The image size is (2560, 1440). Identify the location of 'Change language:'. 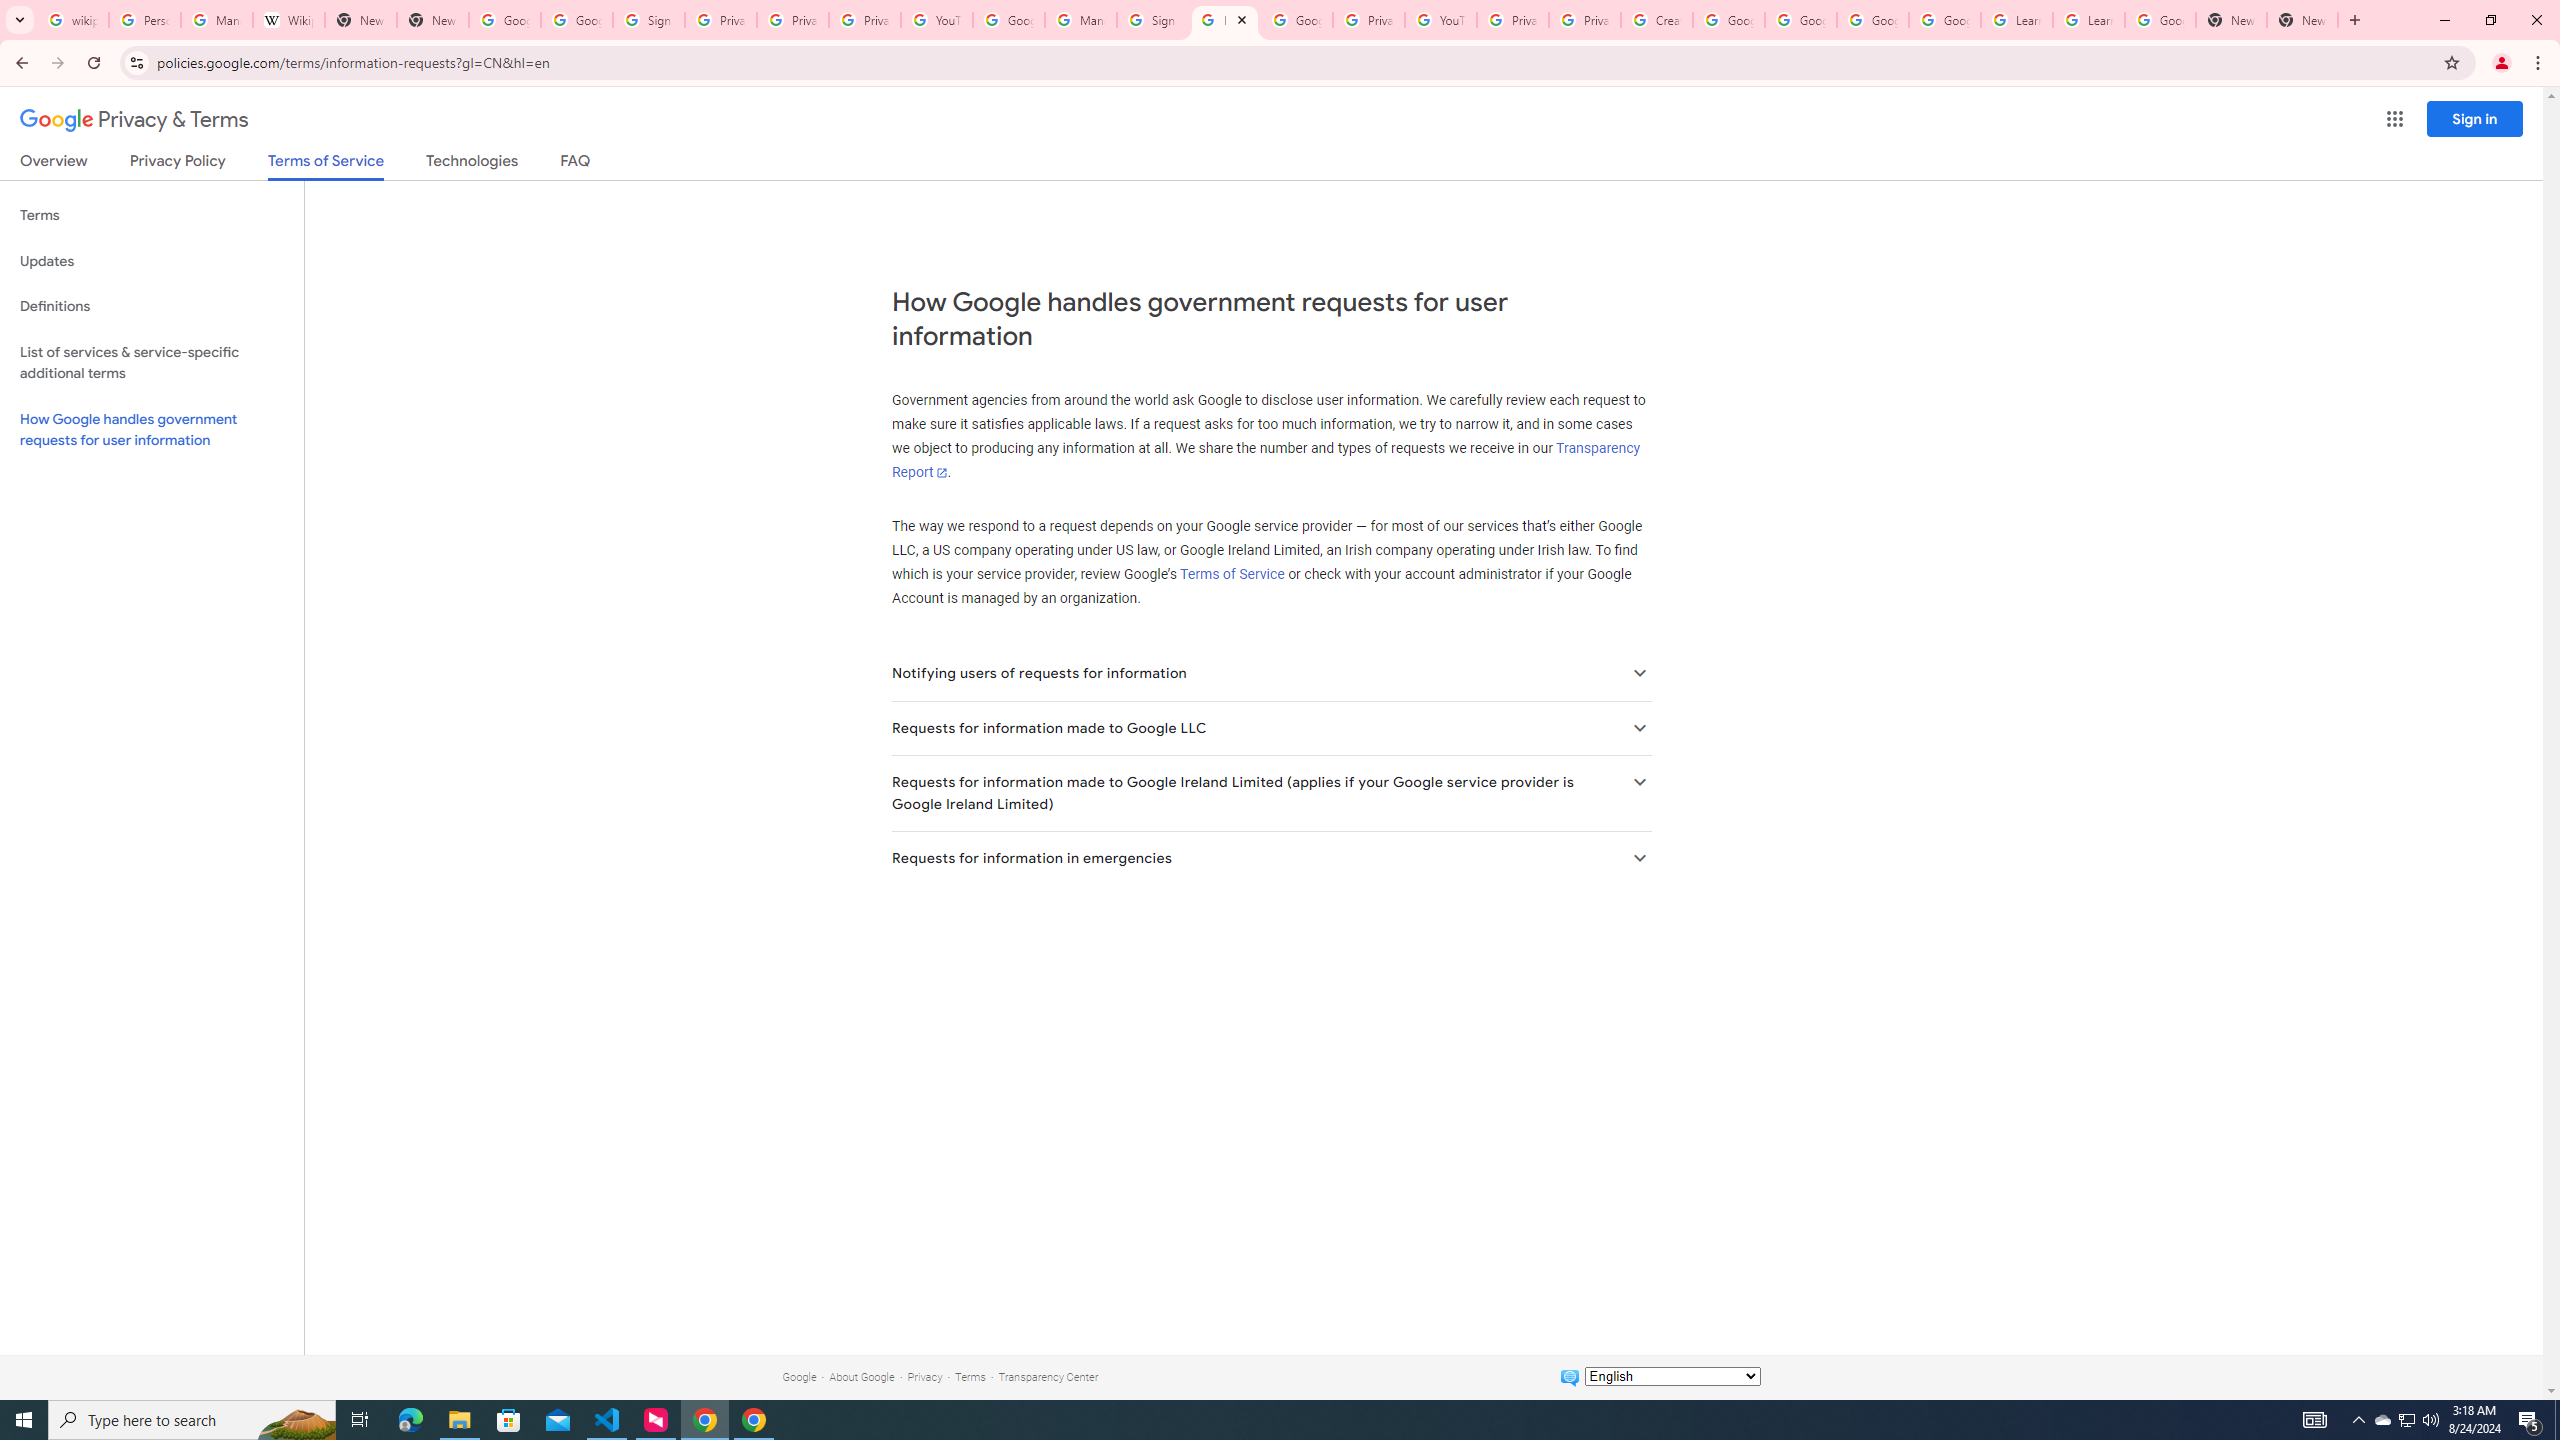
(1671, 1374).